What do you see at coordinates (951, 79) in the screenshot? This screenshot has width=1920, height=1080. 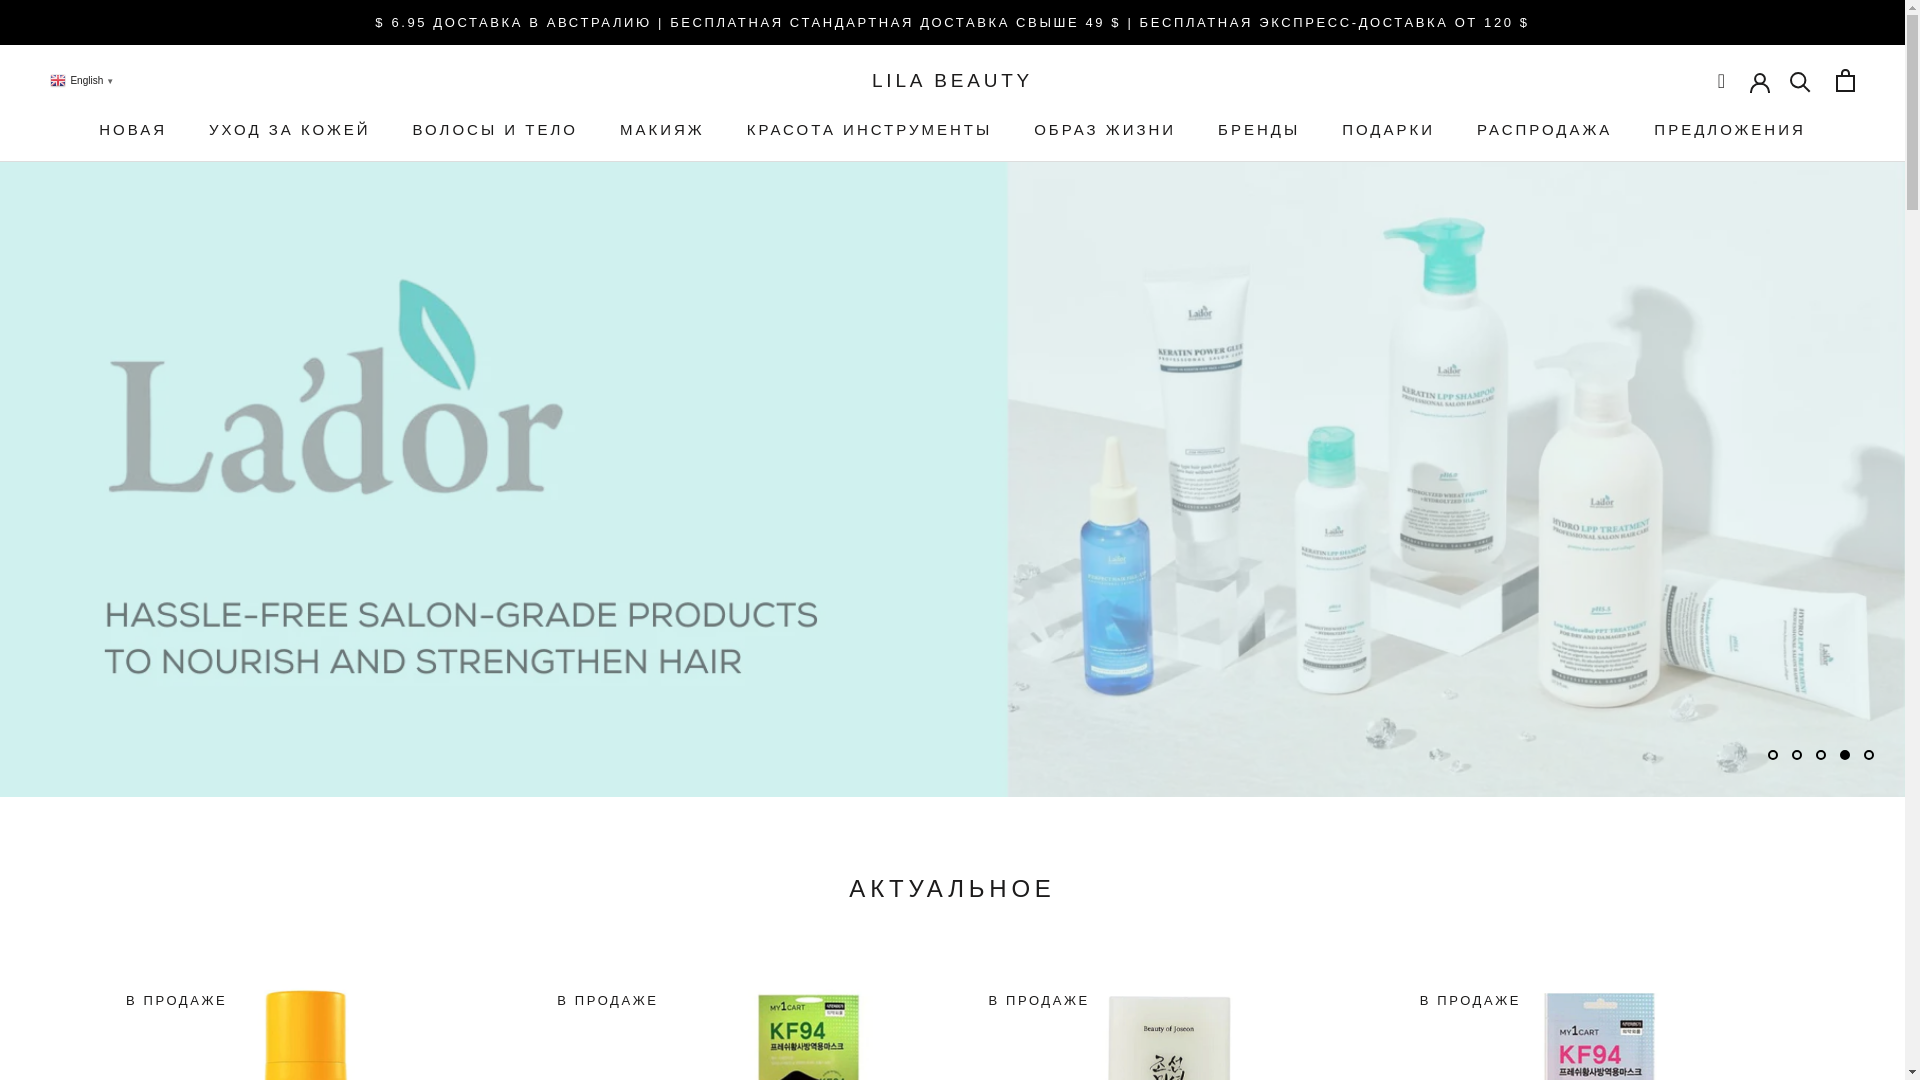 I see `'LILA BEAUTY'` at bounding box center [951, 79].